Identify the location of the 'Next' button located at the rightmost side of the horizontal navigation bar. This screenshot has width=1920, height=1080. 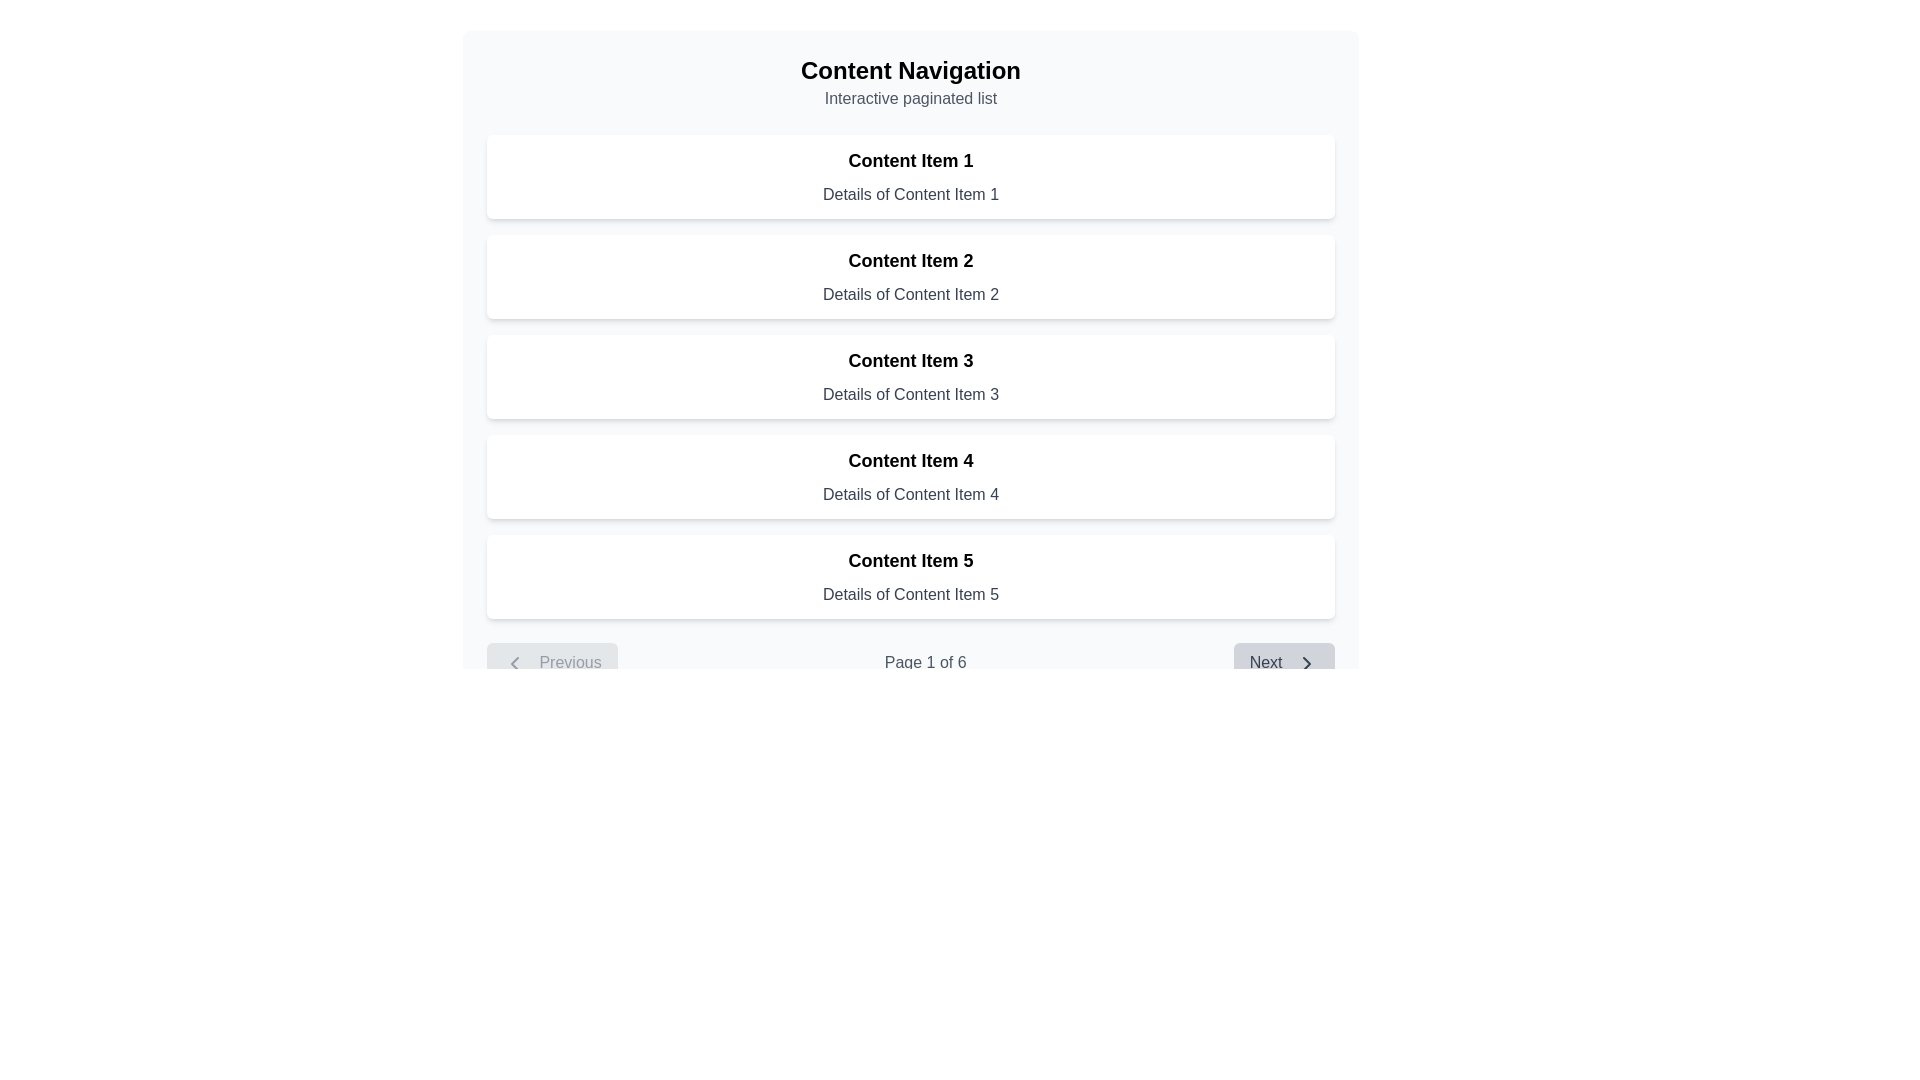
(1284, 663).